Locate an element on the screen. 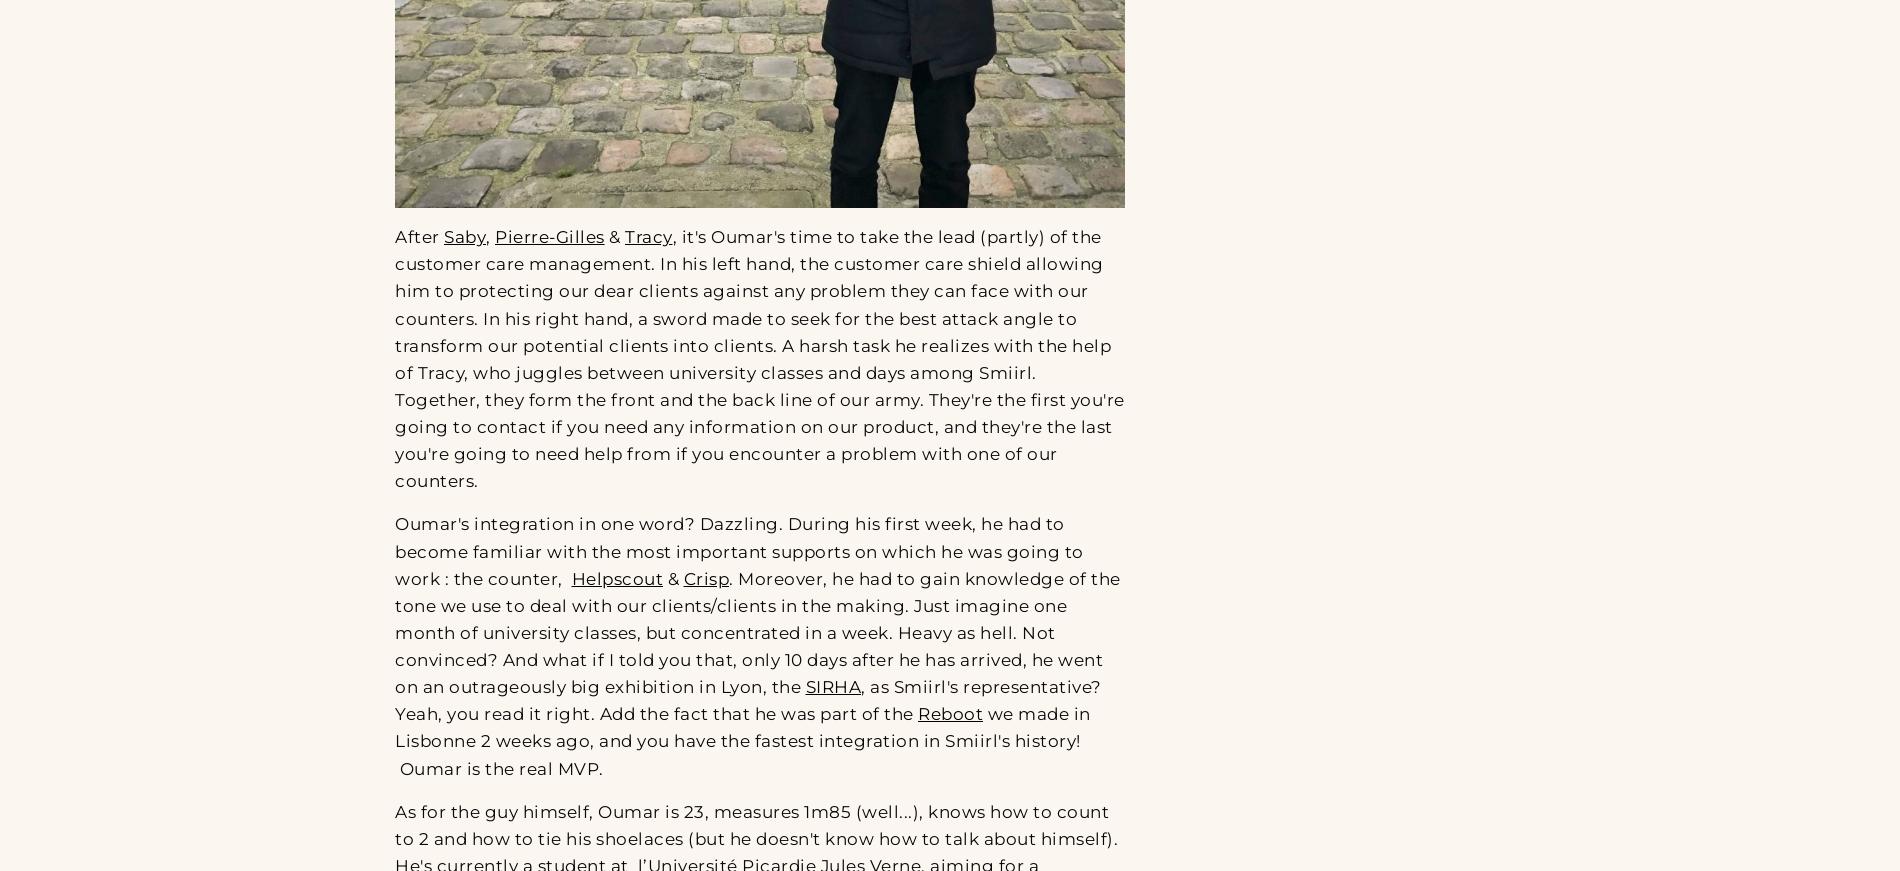  'Helpscout' is located at coordinates (570, 577).